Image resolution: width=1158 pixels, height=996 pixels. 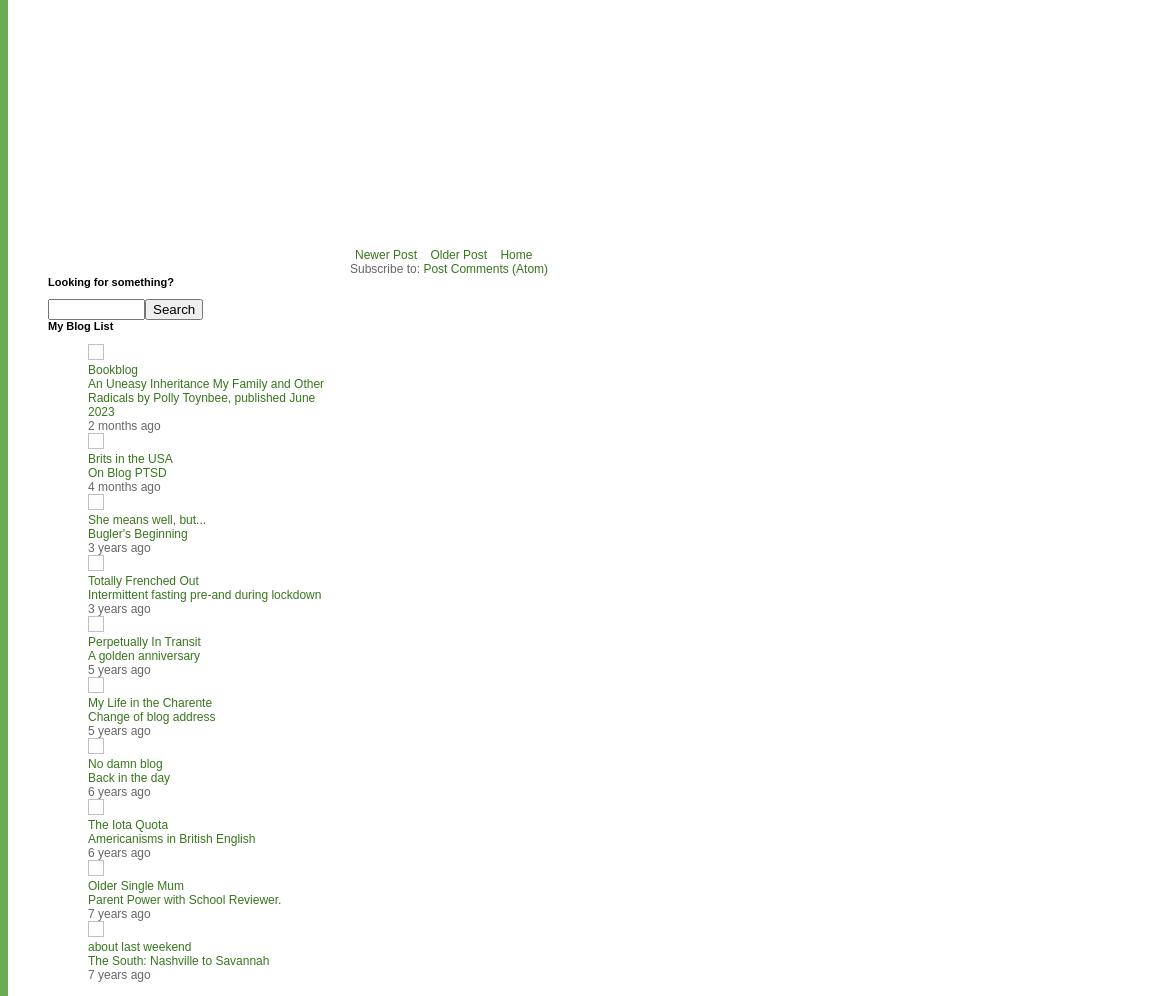 I want to click on 'Parent Power with School Reviewer.', so click(x=184, y=898).